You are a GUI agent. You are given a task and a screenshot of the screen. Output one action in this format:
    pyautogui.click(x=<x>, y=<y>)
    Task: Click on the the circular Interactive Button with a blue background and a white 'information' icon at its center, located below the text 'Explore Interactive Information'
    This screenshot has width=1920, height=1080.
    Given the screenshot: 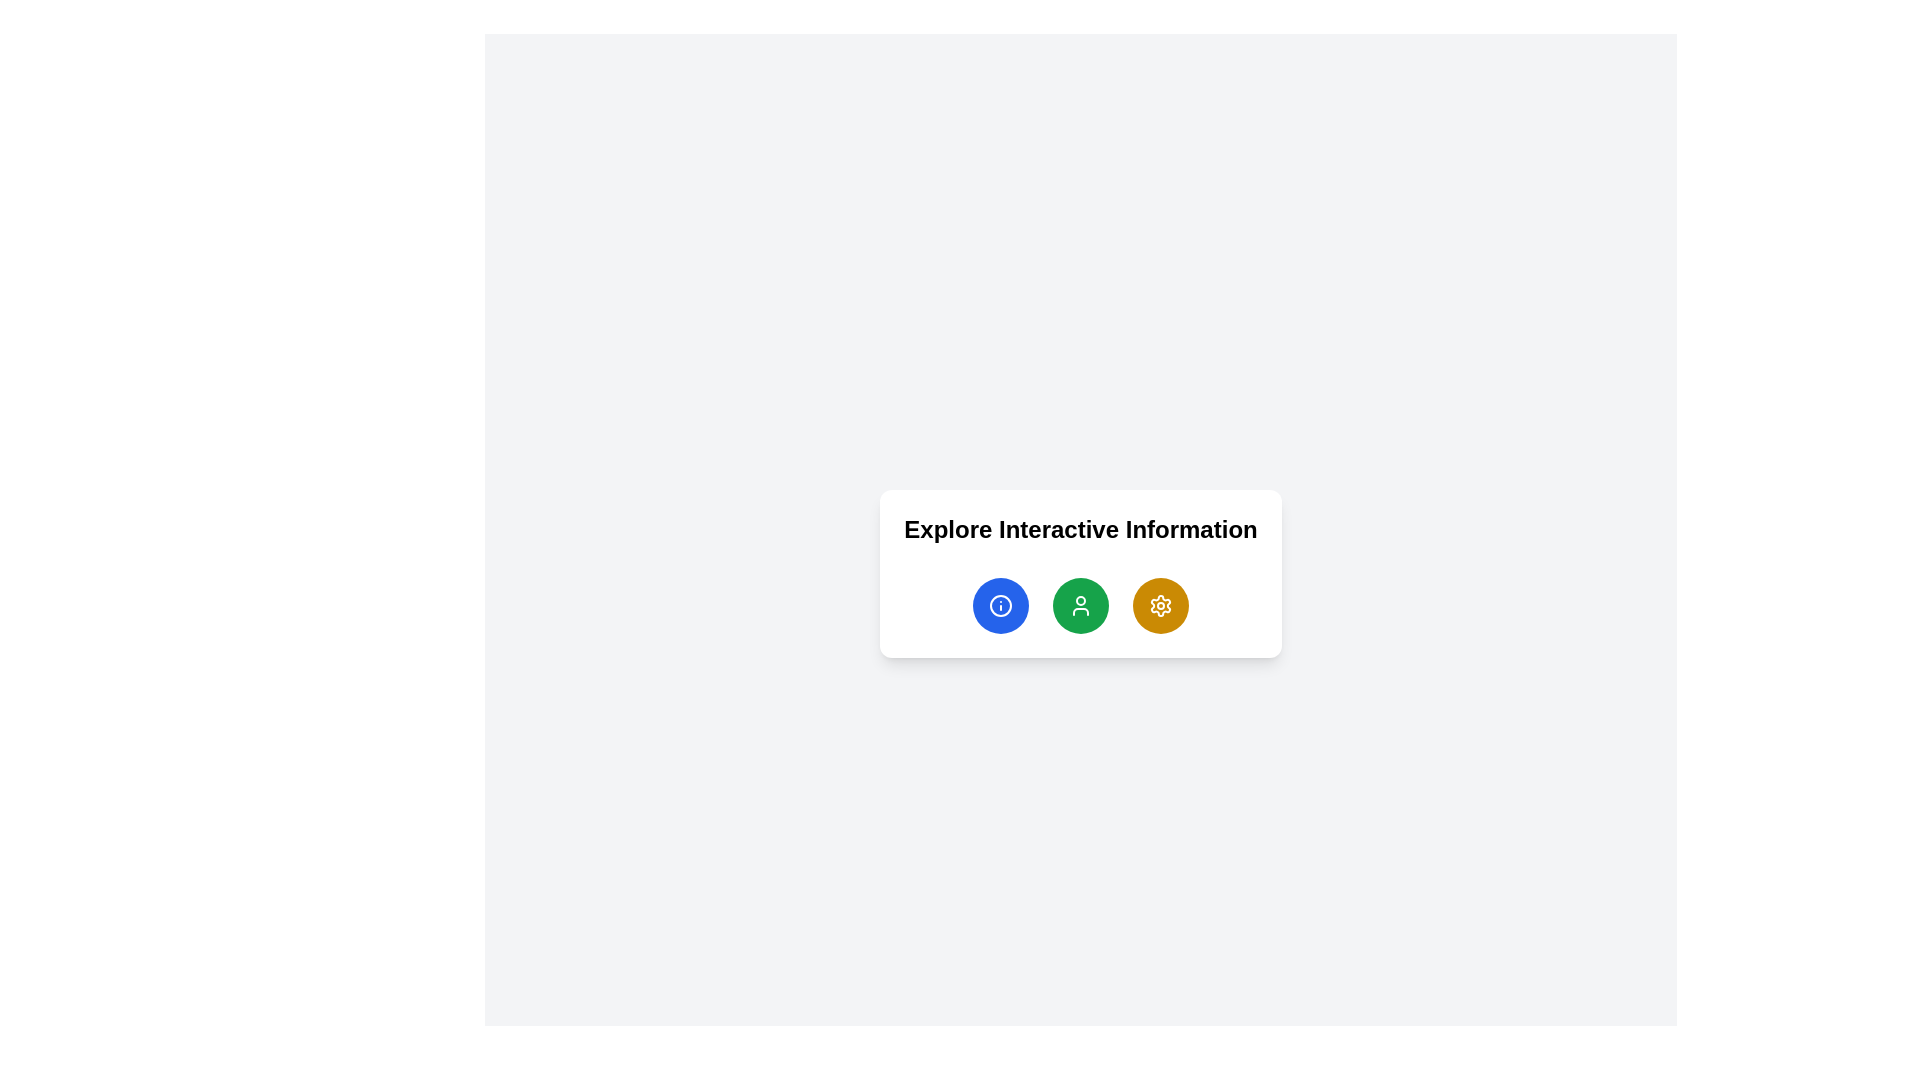 What is the action you would take?
    pyautogui.click(x=1000, y=604)
    